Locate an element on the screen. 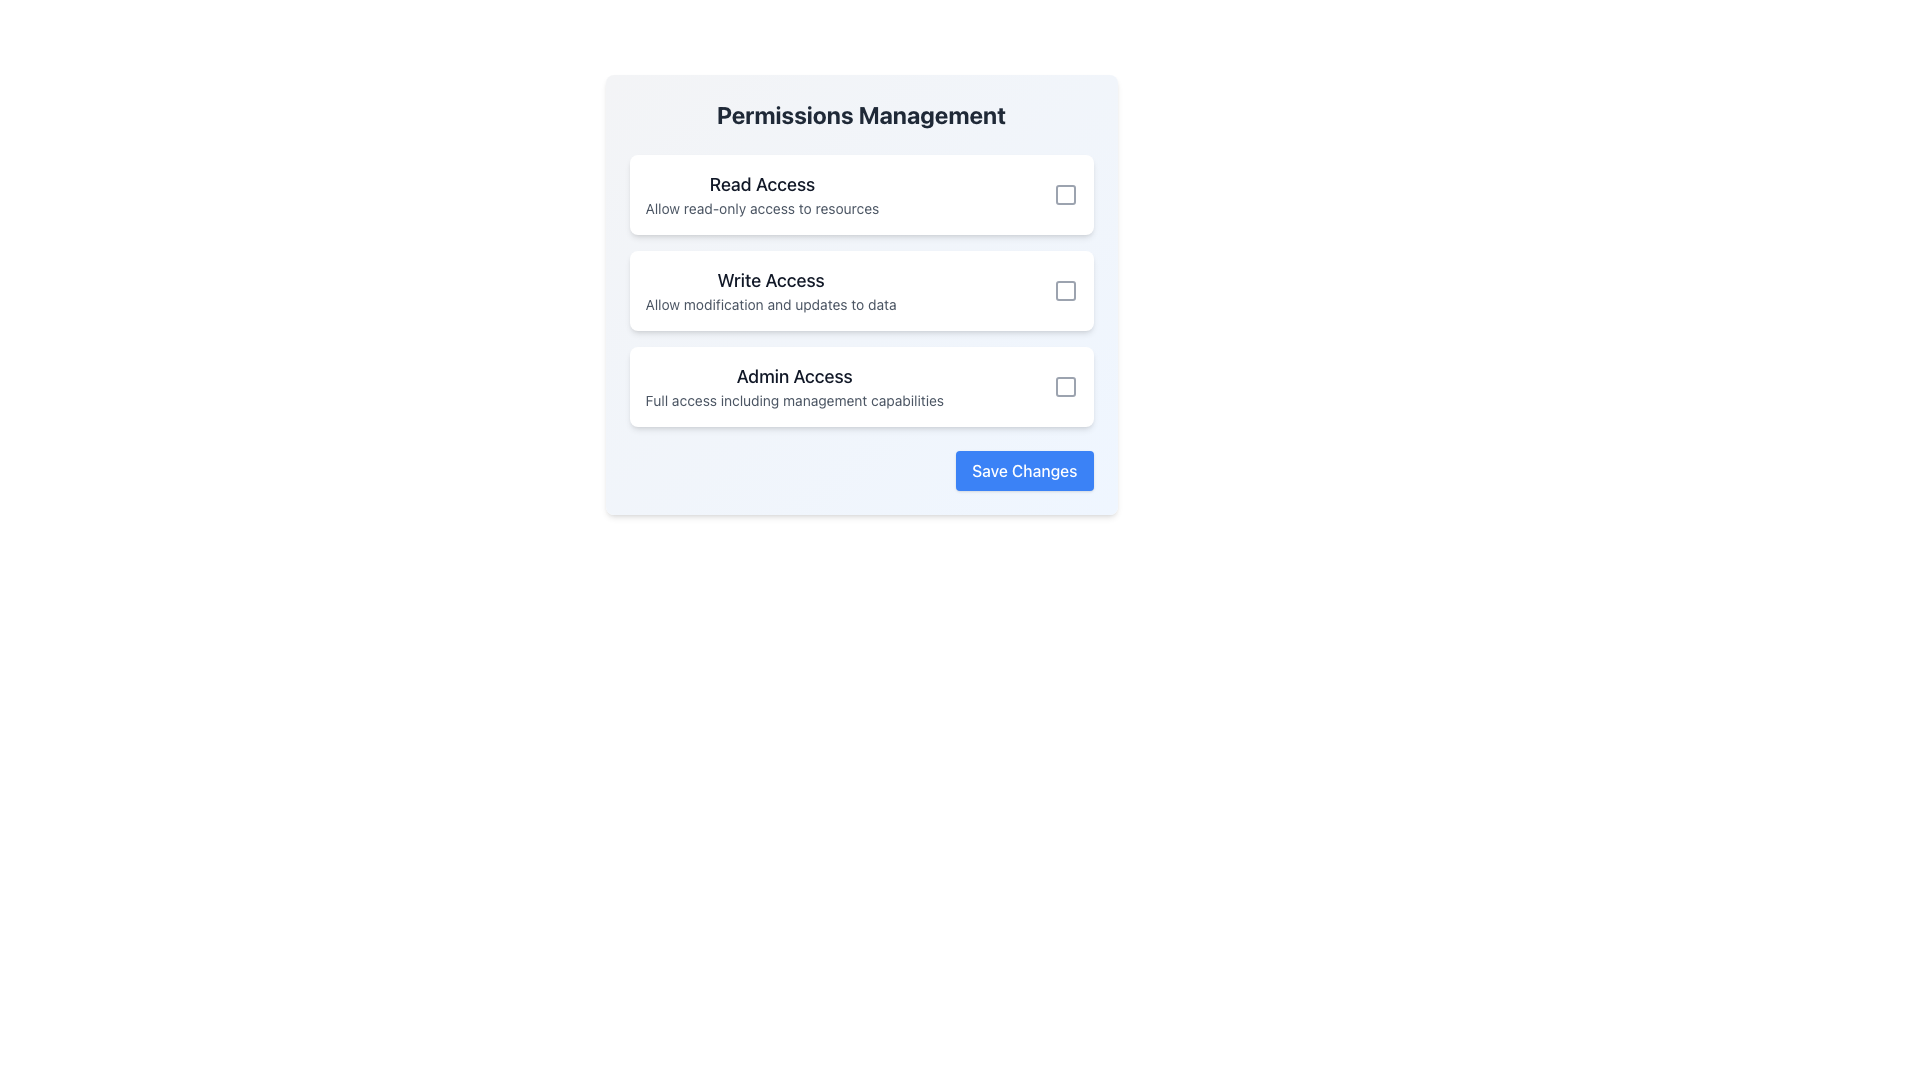  text block element titled 'Write Access' which contains a bold title and a supporting description in gray text is located at coordinates (770, 290).